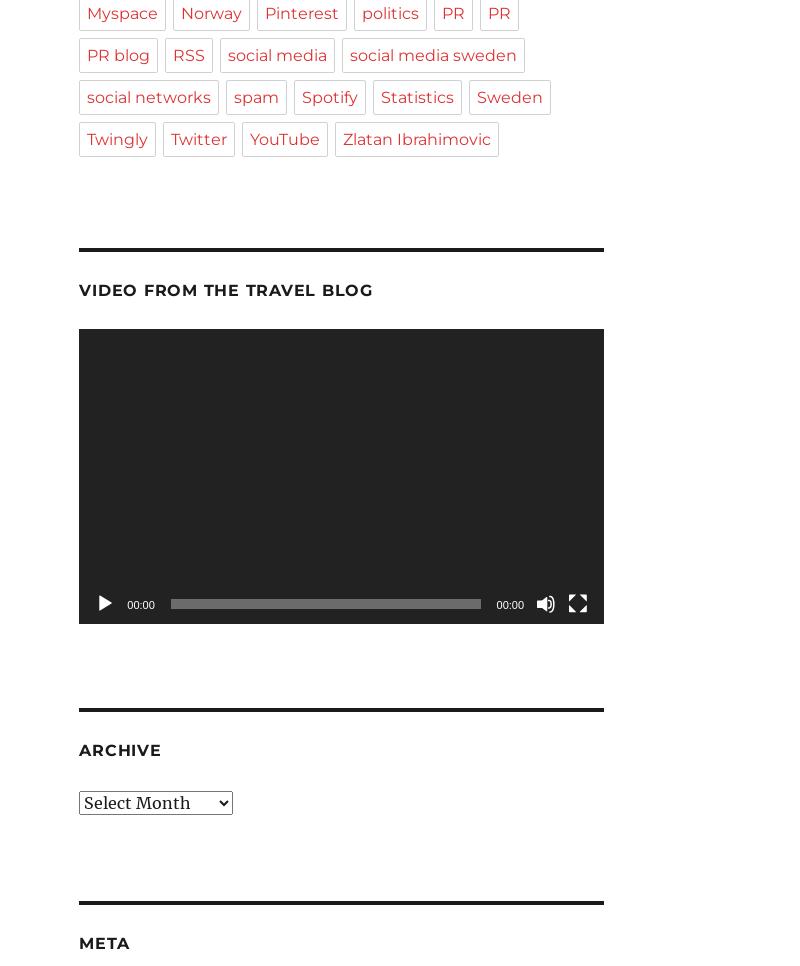 This screenshot has height=966, width=800. I want to click on 'Myspace', so click(121, 12).